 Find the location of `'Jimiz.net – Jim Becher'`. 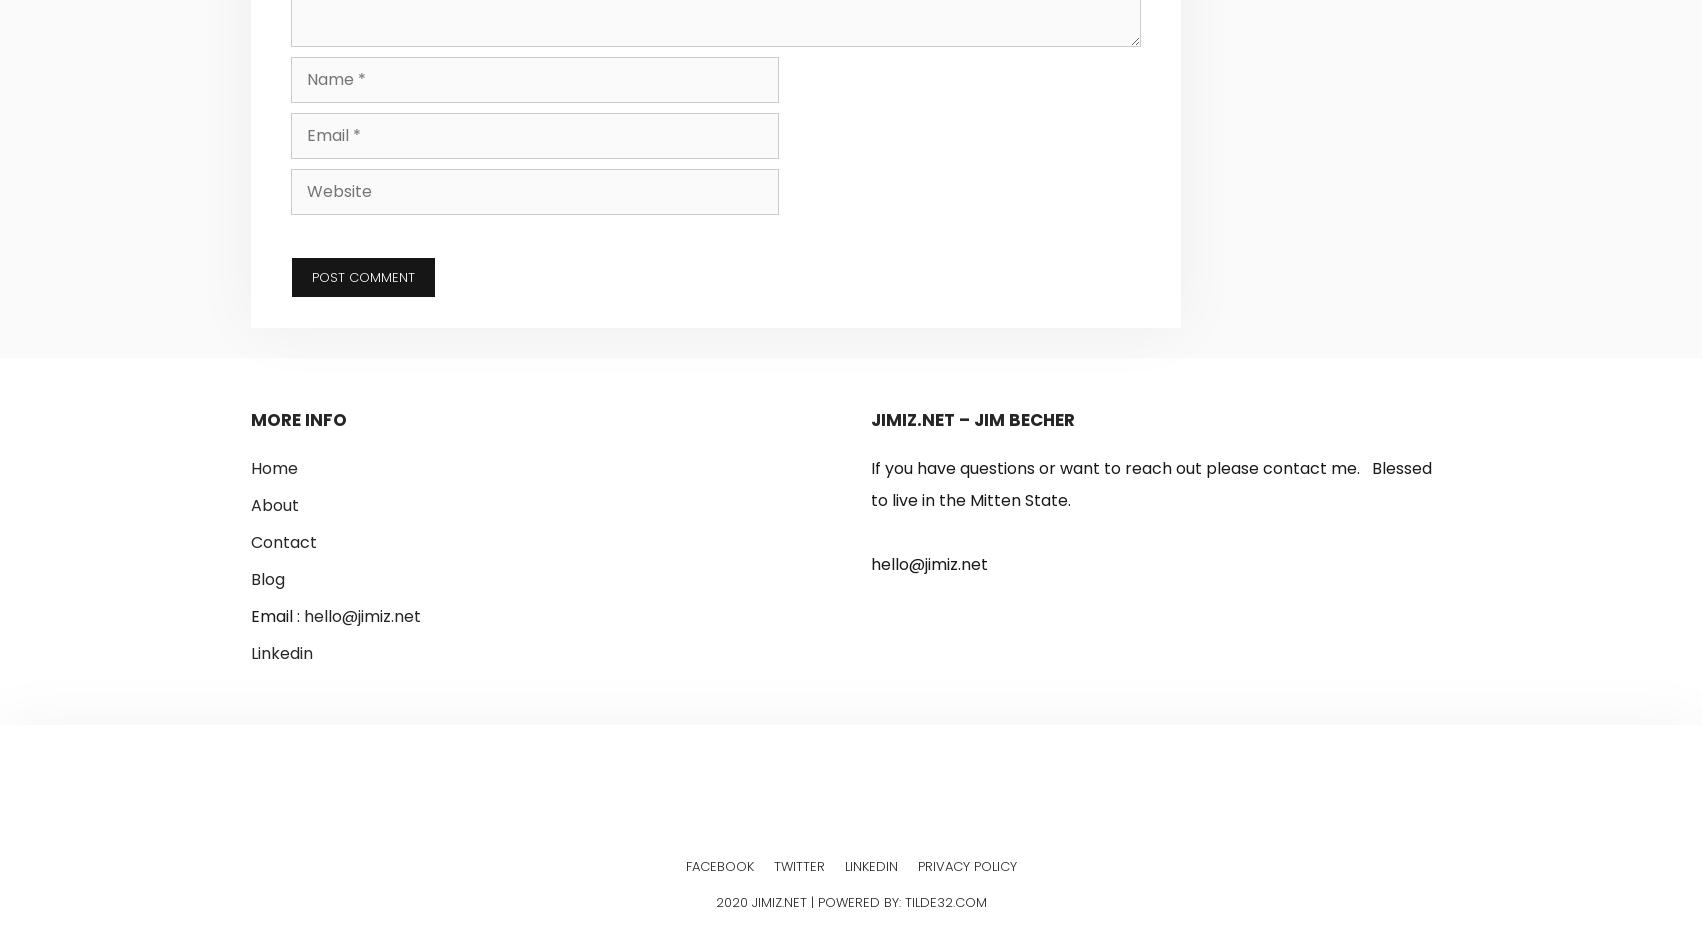

'Jimiz.net – Jim Becher' is located at coordinates (973, 418).